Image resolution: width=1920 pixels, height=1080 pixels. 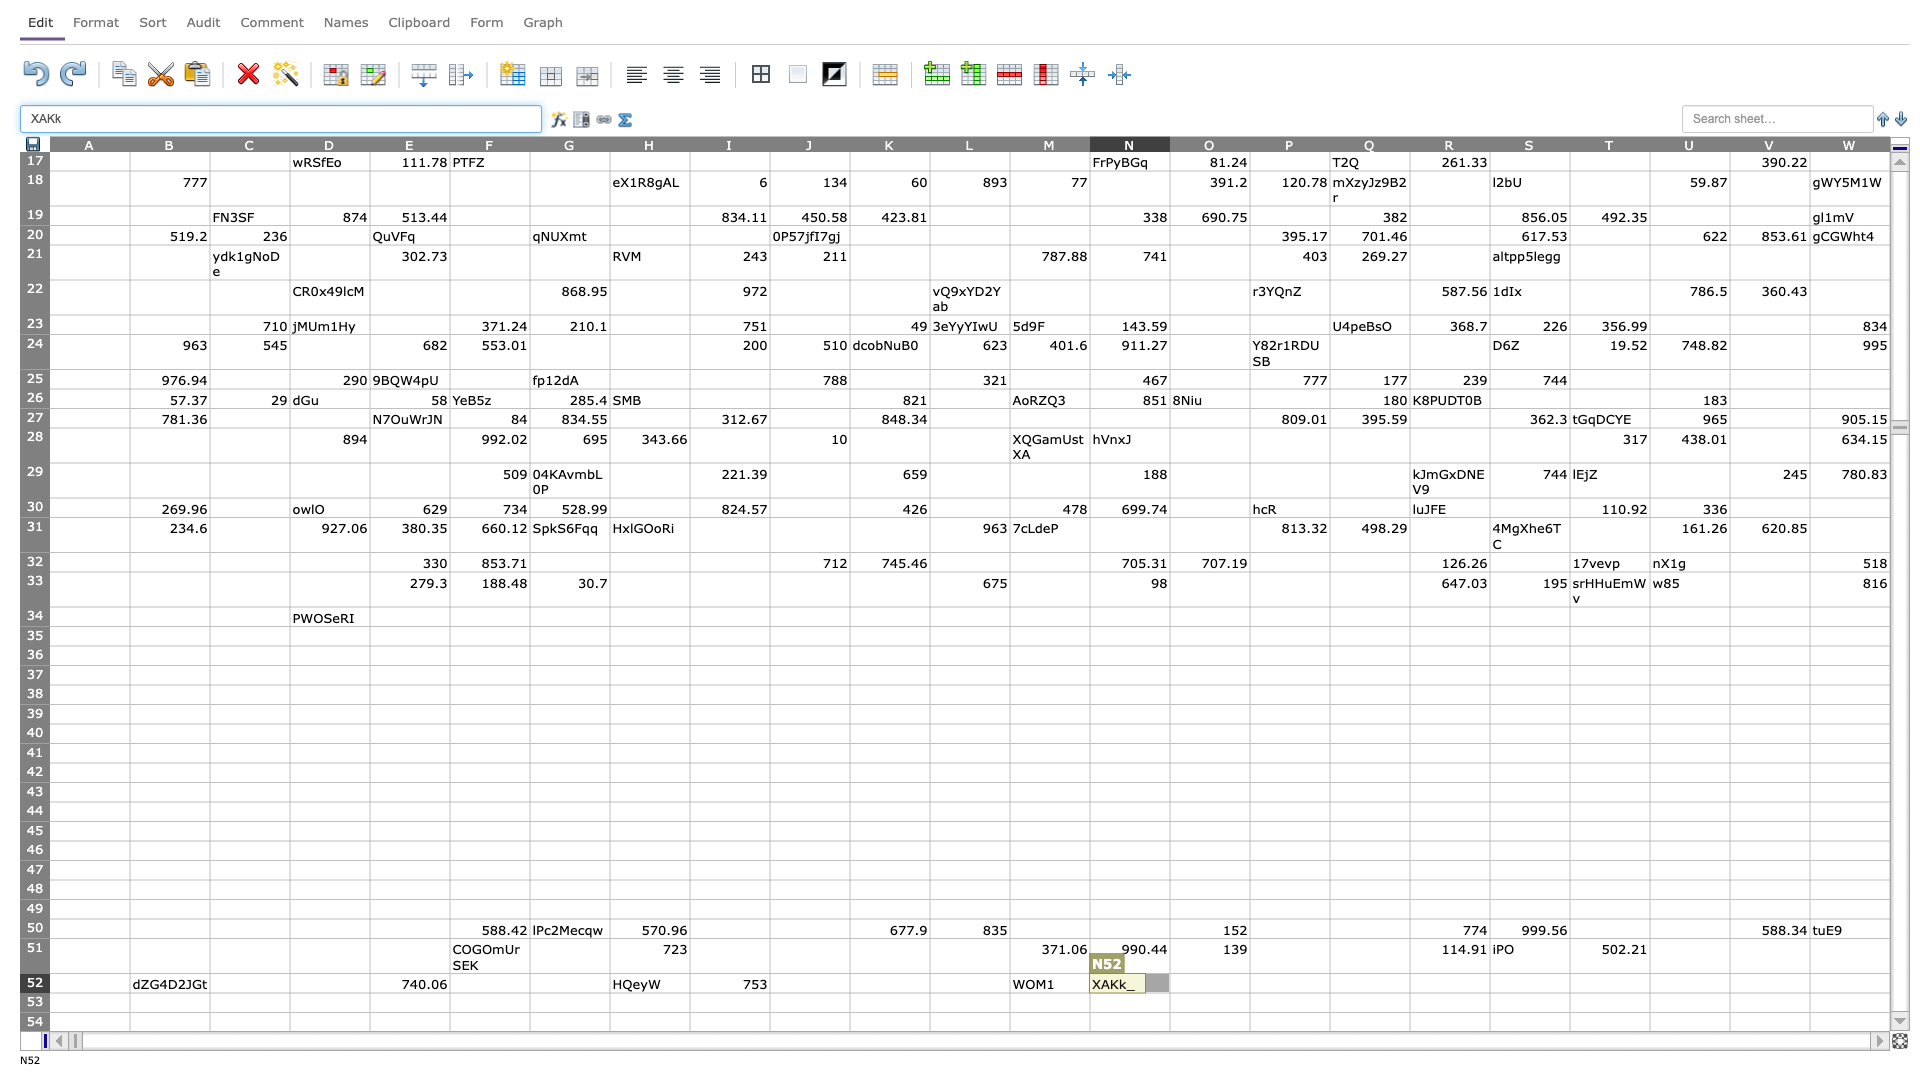 What do you see at coordinates (1170, 972) in the screenshot?
I see `top left corner of cell O52` at bounding box center [1170, 972].